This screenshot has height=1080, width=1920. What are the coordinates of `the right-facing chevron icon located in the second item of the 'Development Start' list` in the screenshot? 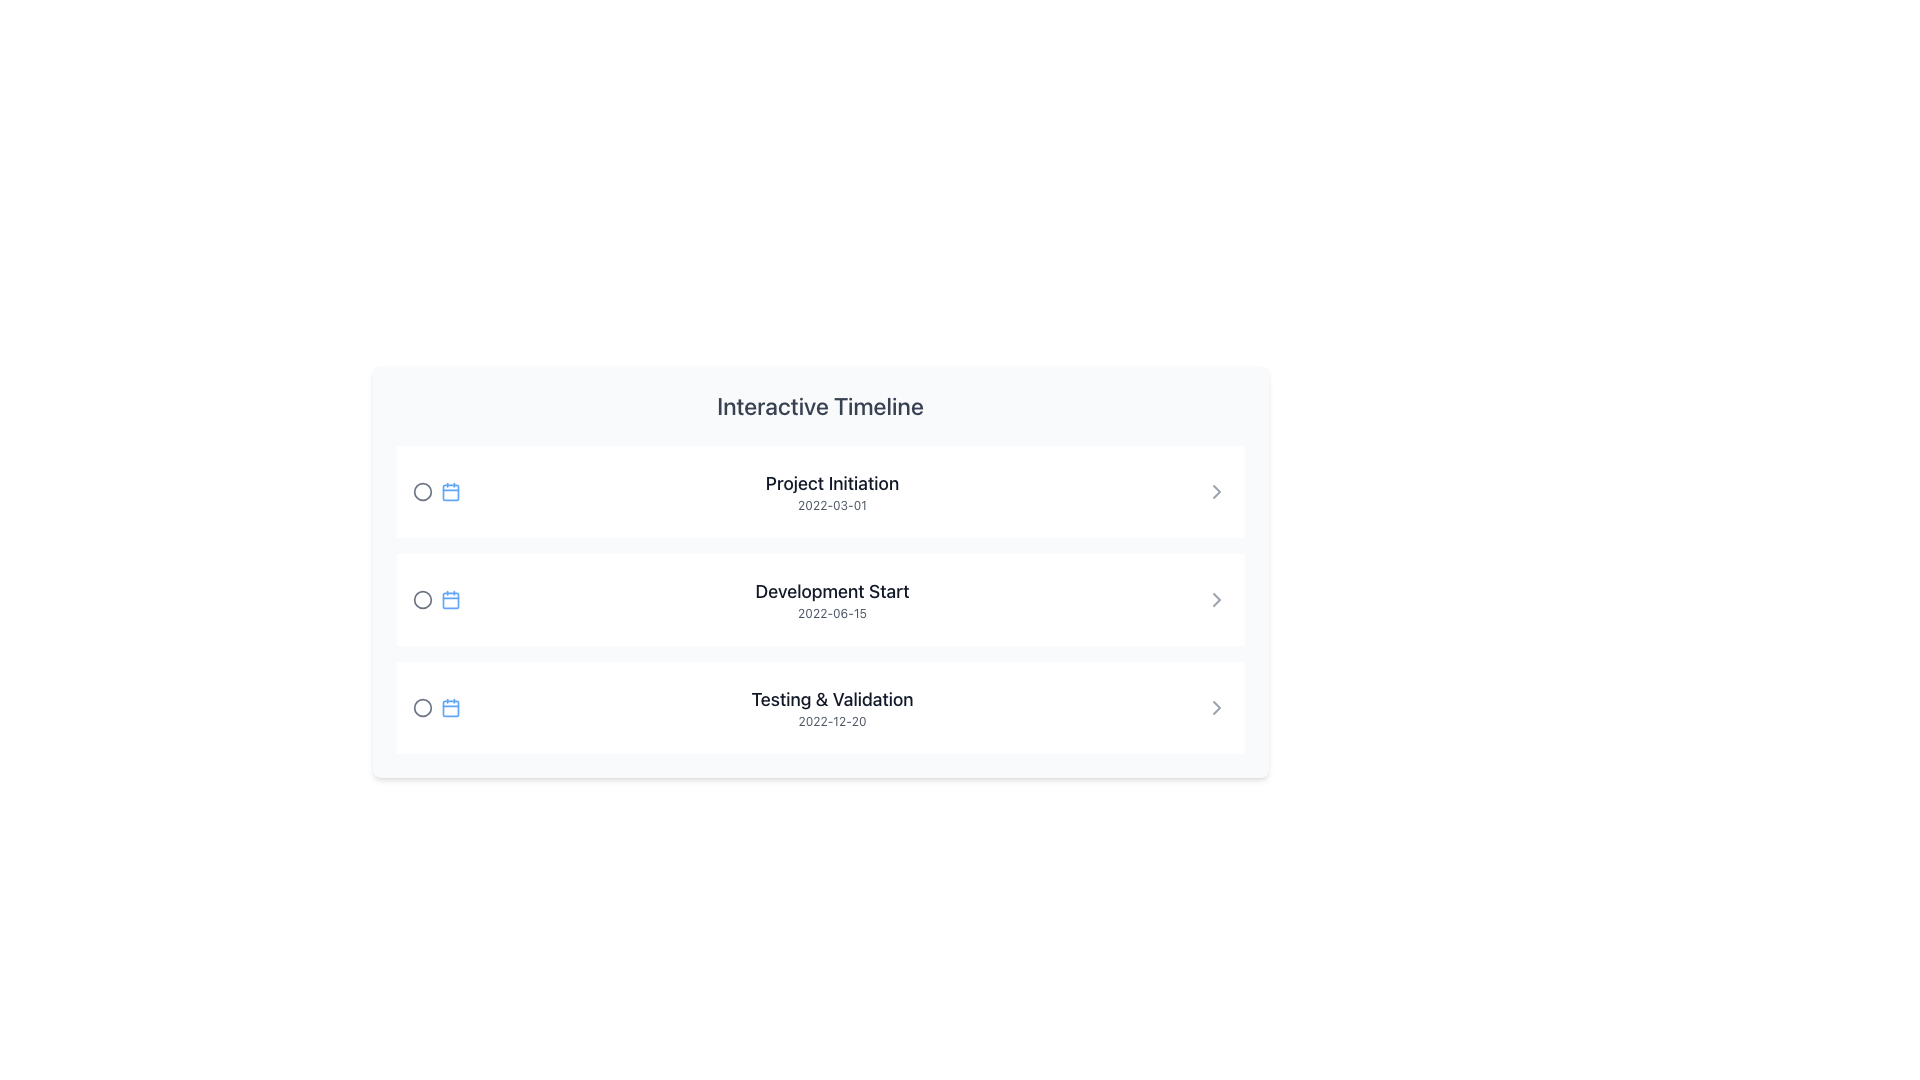 It's located at (1215, 599).